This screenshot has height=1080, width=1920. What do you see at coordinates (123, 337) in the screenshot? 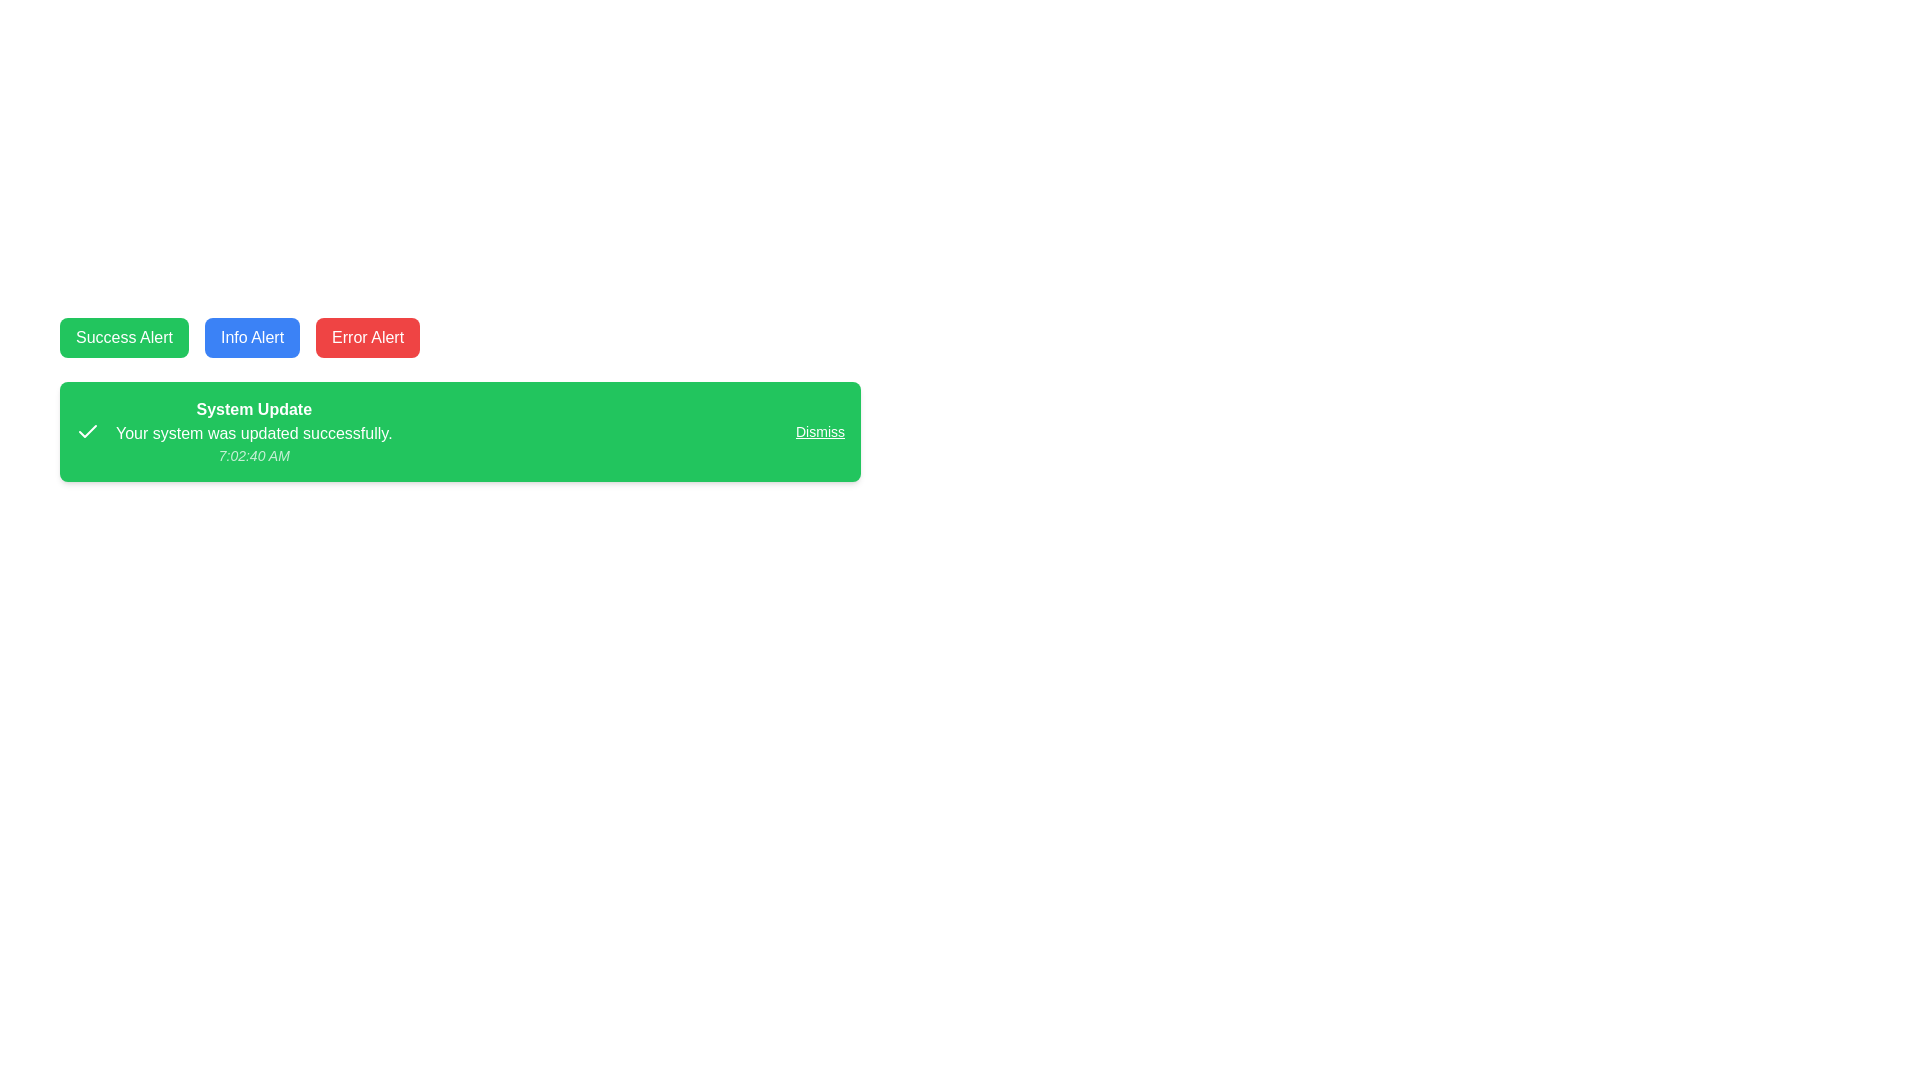
I see `the 'Success Alert' button, which is a rectangular button with rounded corners and a bright green background` at bounding box center [123, 337].